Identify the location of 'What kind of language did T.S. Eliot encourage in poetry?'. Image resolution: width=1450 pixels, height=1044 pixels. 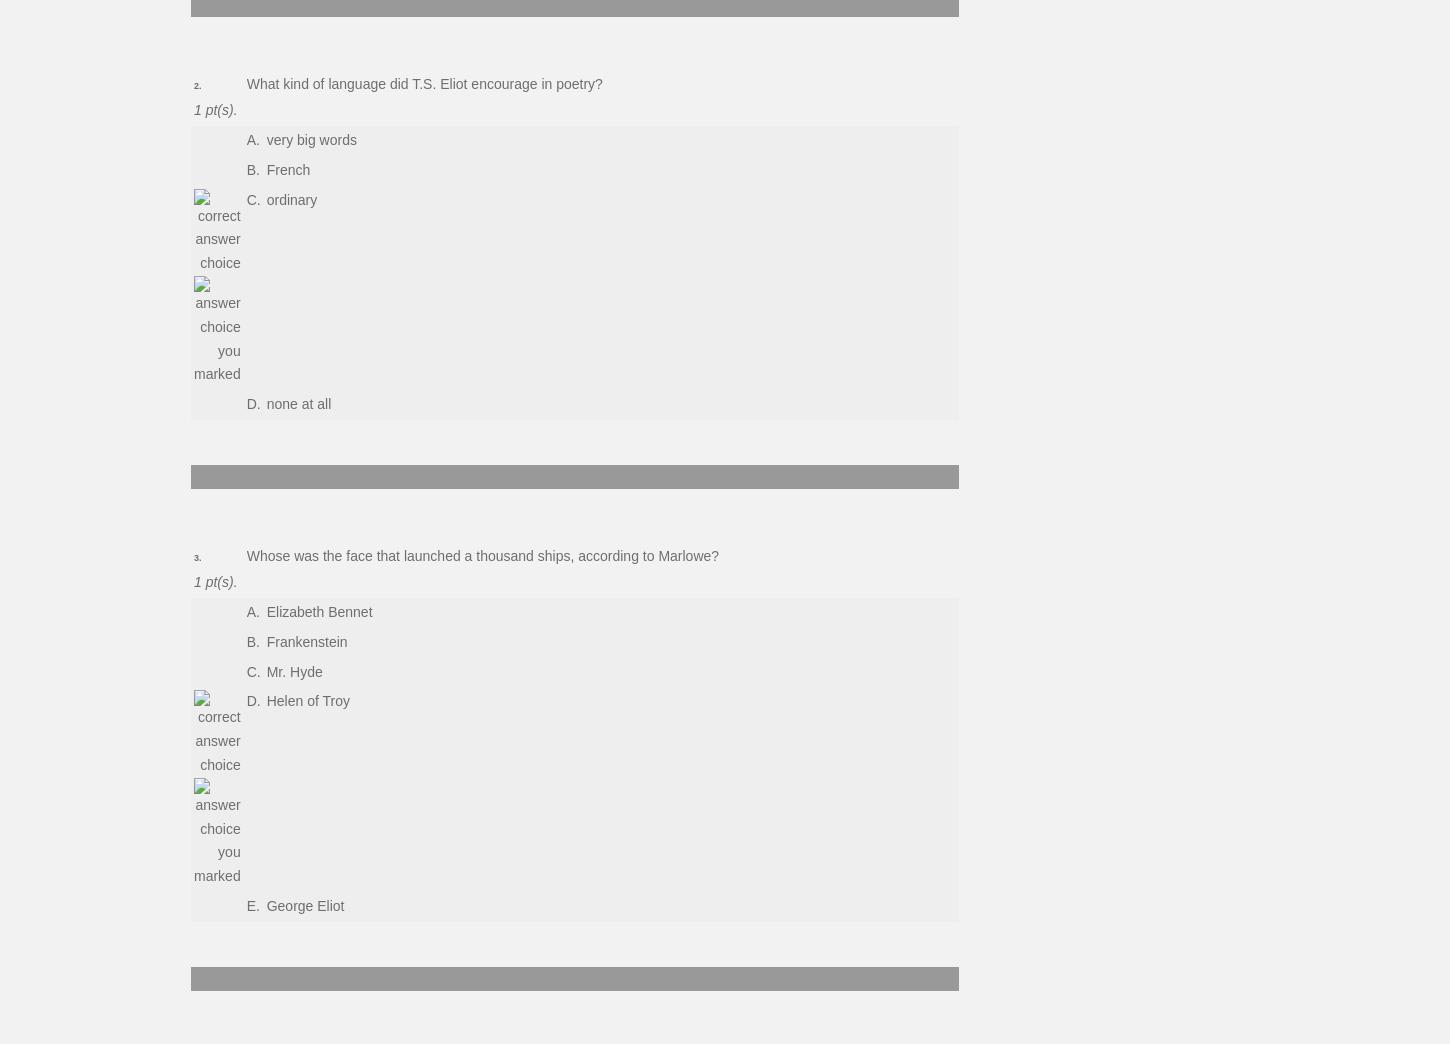
(422, 84).